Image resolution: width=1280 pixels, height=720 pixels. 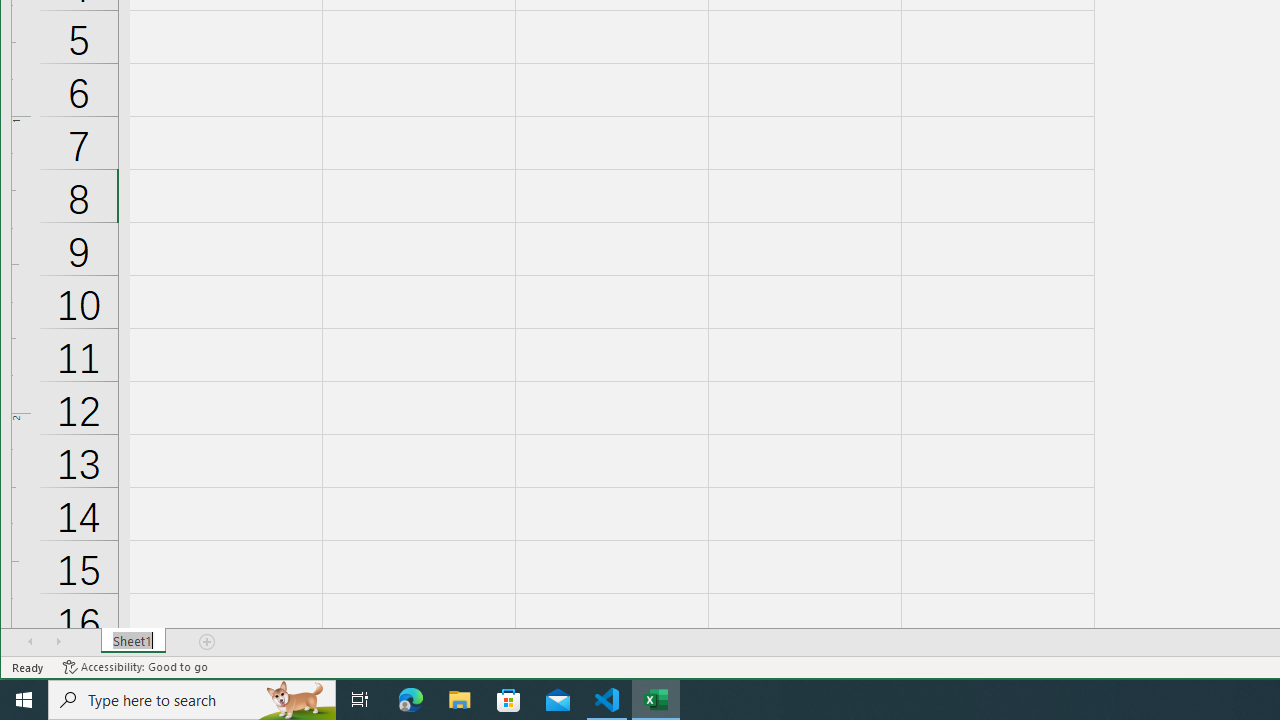 What do you see at coordinates (294, 698) in the screenshot?
I see `'Search highlights icon opens search home window'` at bounding box center [294, 698].